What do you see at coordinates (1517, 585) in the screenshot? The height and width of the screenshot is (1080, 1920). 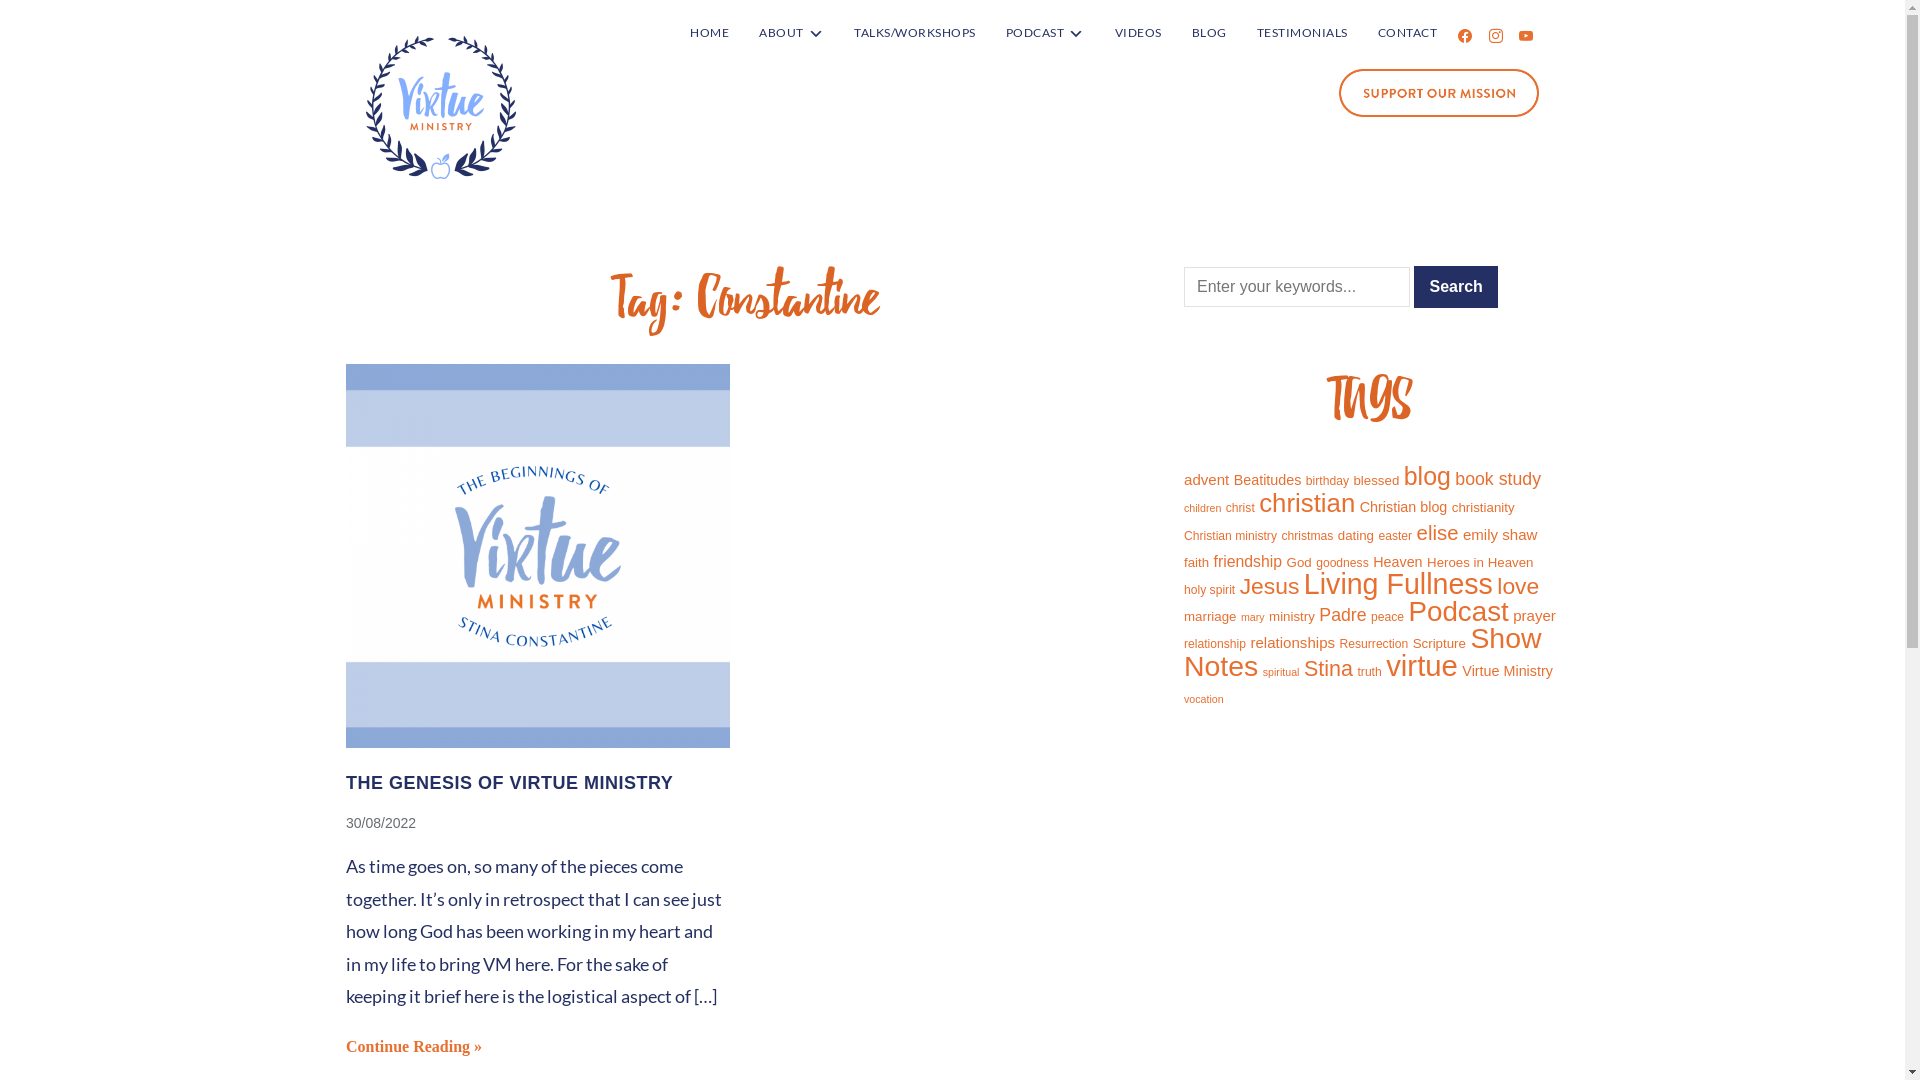 I see `'love'` at bounding box center [1517, 585].